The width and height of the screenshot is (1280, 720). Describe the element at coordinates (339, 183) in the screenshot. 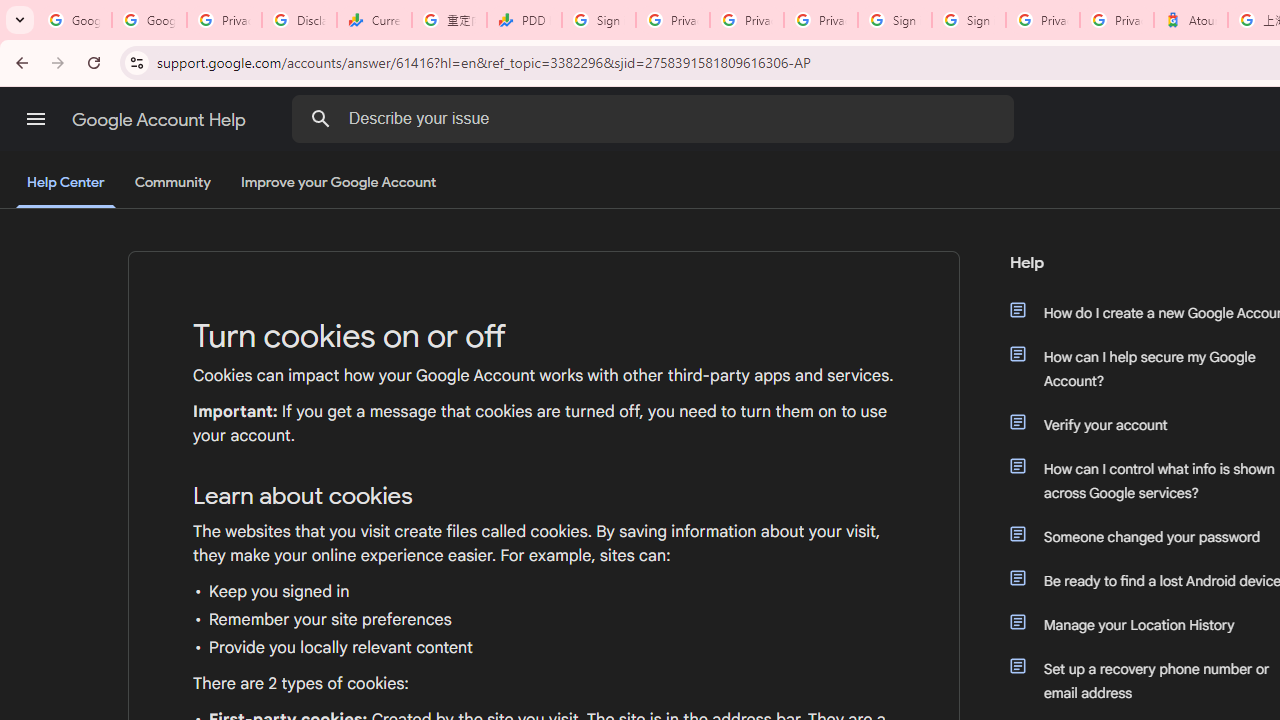

I see `'Improve your Google Account'` at that location.